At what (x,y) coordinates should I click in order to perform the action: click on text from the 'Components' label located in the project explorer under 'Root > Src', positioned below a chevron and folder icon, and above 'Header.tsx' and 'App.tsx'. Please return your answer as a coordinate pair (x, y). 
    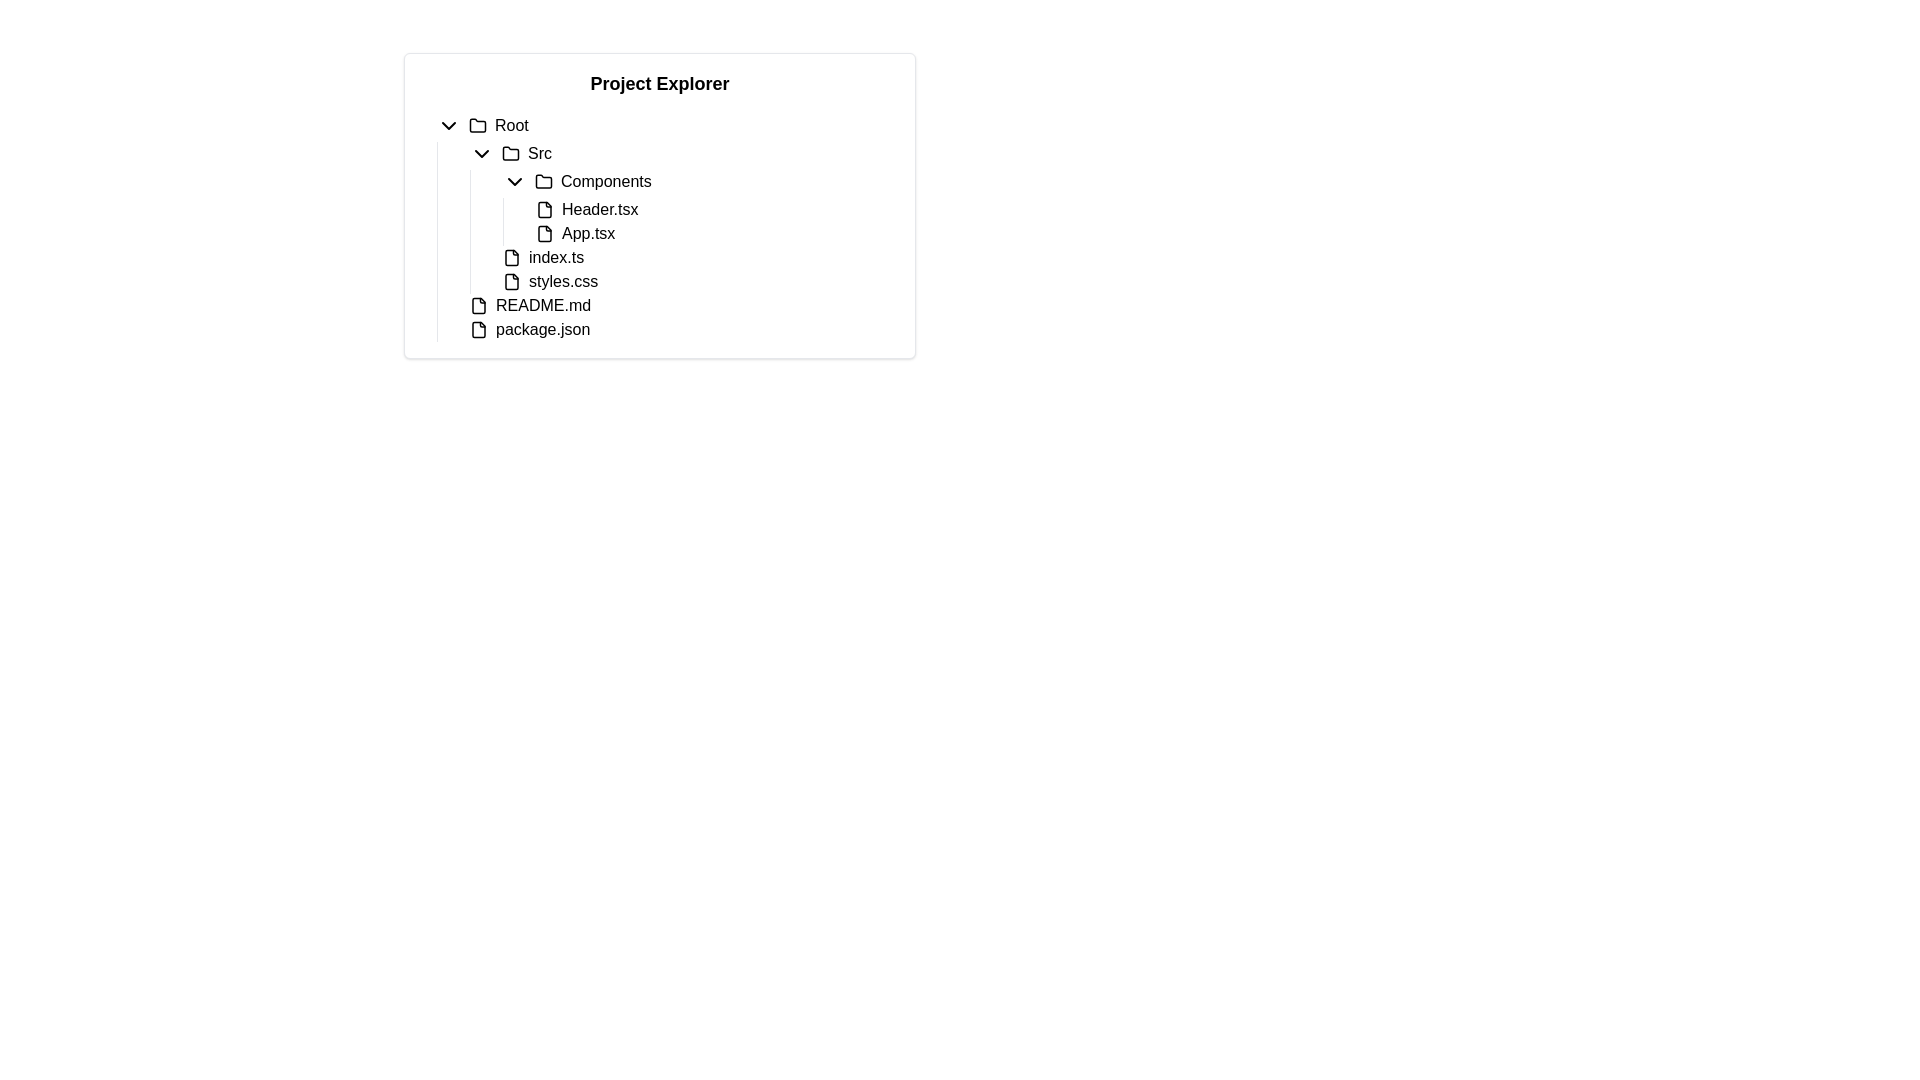
    Looking at the image, I should click on (605, 181).